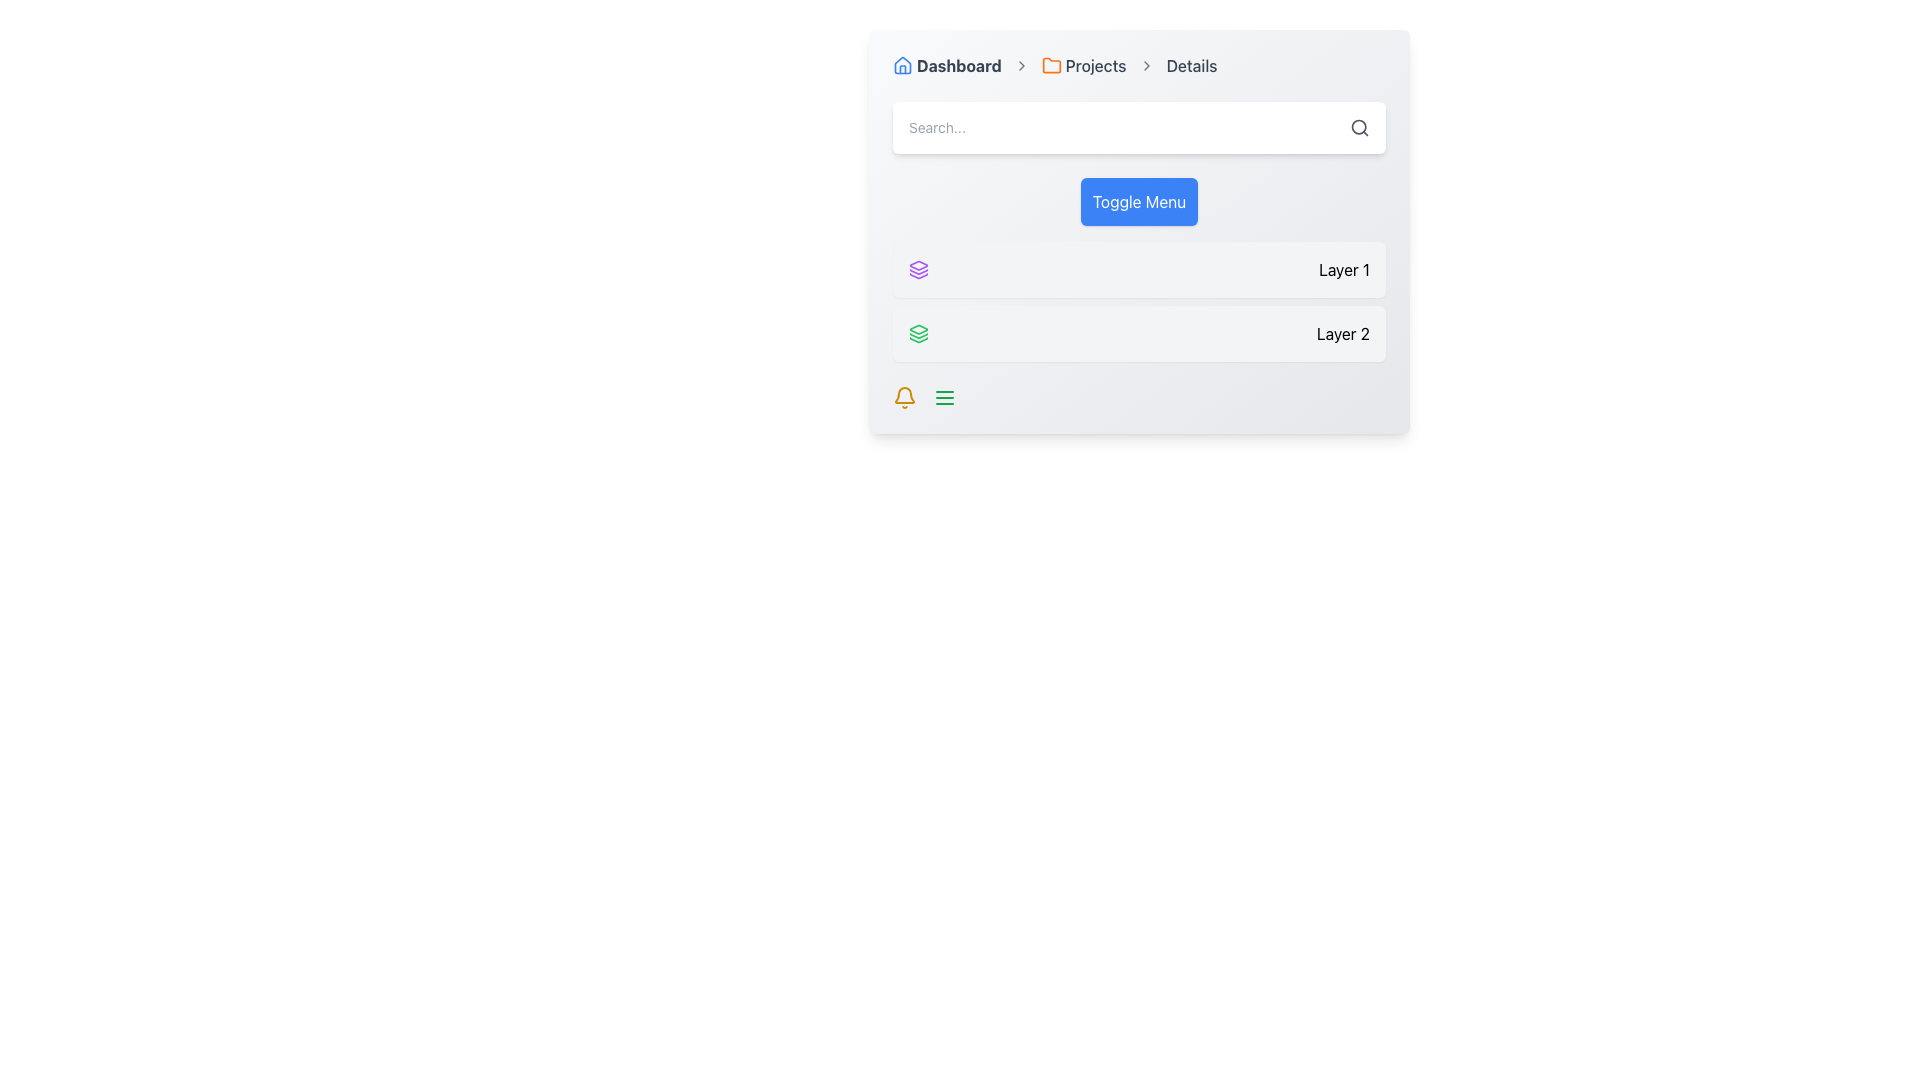  What do you see at coordinates (1139, 201) in the screenshot?
I see `the bold blue button labeled 'Toggle Menu' located below the search bar` at bounding box center [1139, 201].